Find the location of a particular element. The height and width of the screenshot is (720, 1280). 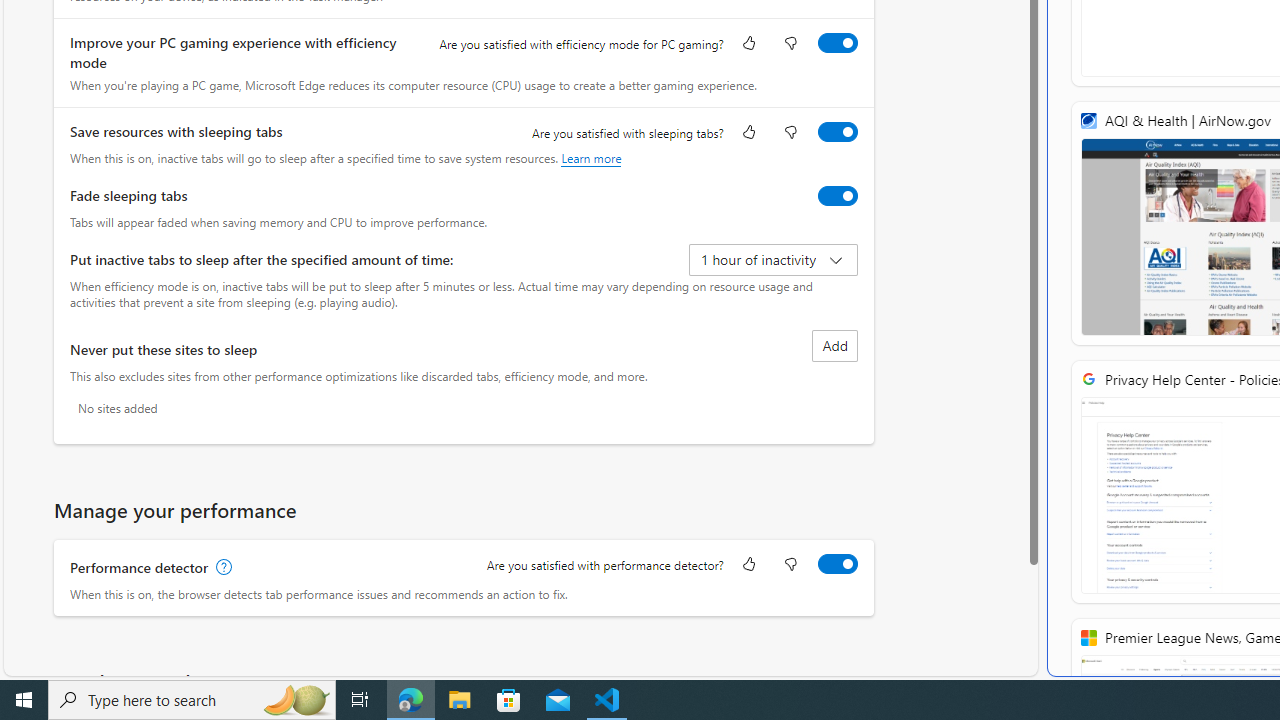

'Learn more' is located at coordinates (590, 157).